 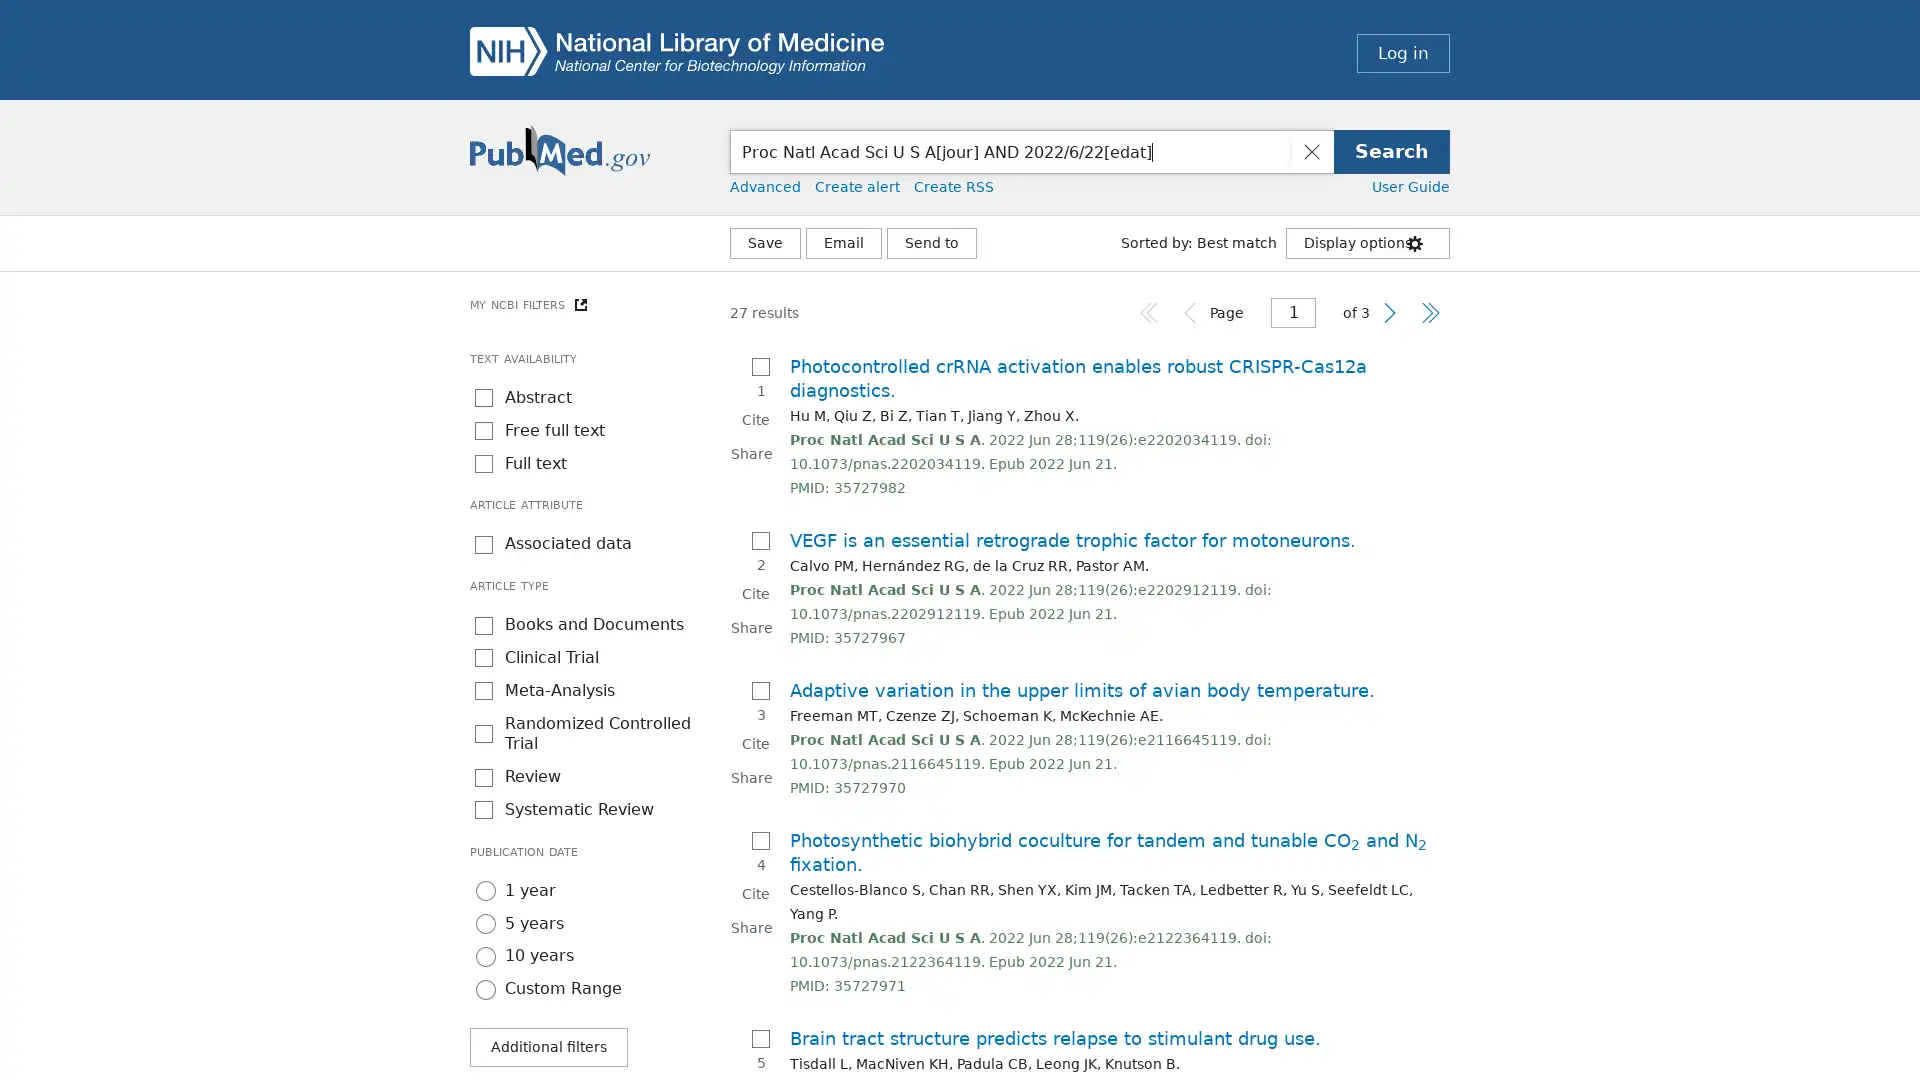 I want to click on Search, so click(x=1391, y=150).